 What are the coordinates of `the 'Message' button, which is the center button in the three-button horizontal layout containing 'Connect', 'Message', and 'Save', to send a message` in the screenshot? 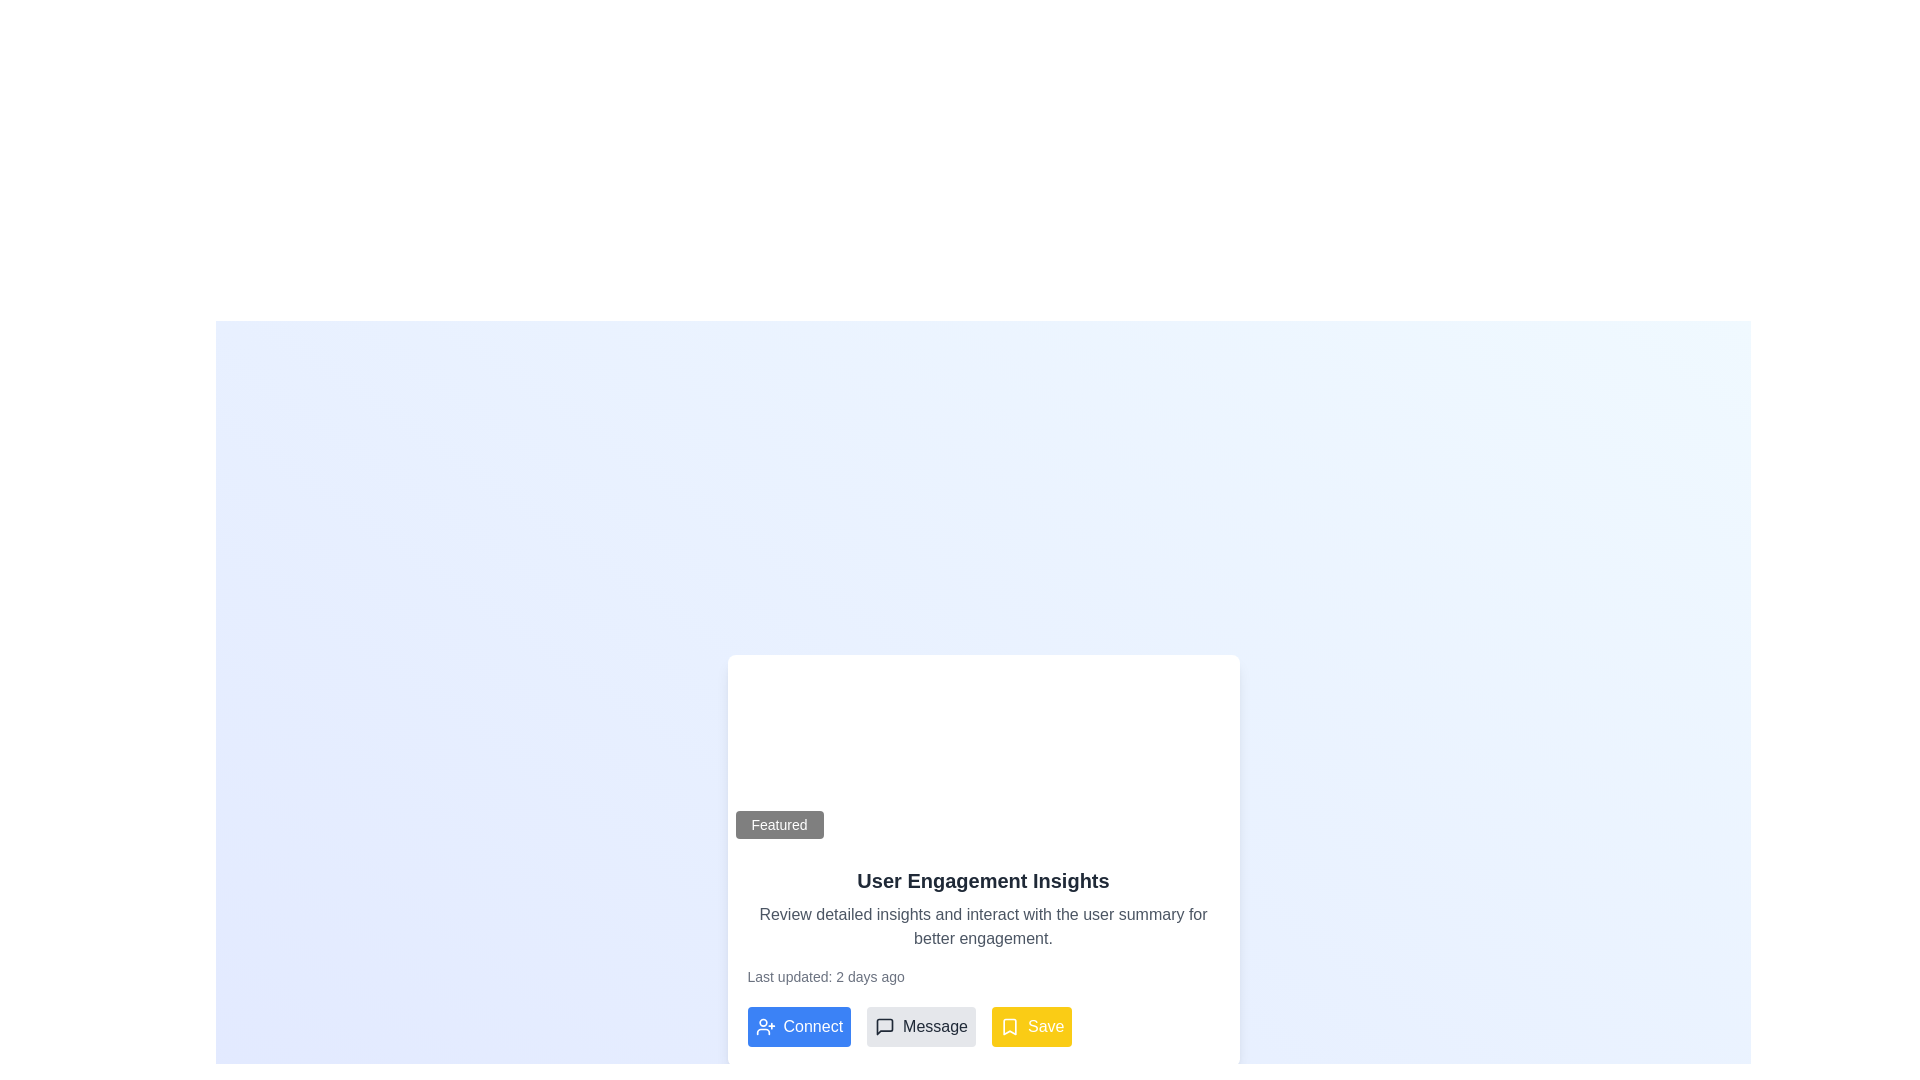 It's located at (983, 1026).